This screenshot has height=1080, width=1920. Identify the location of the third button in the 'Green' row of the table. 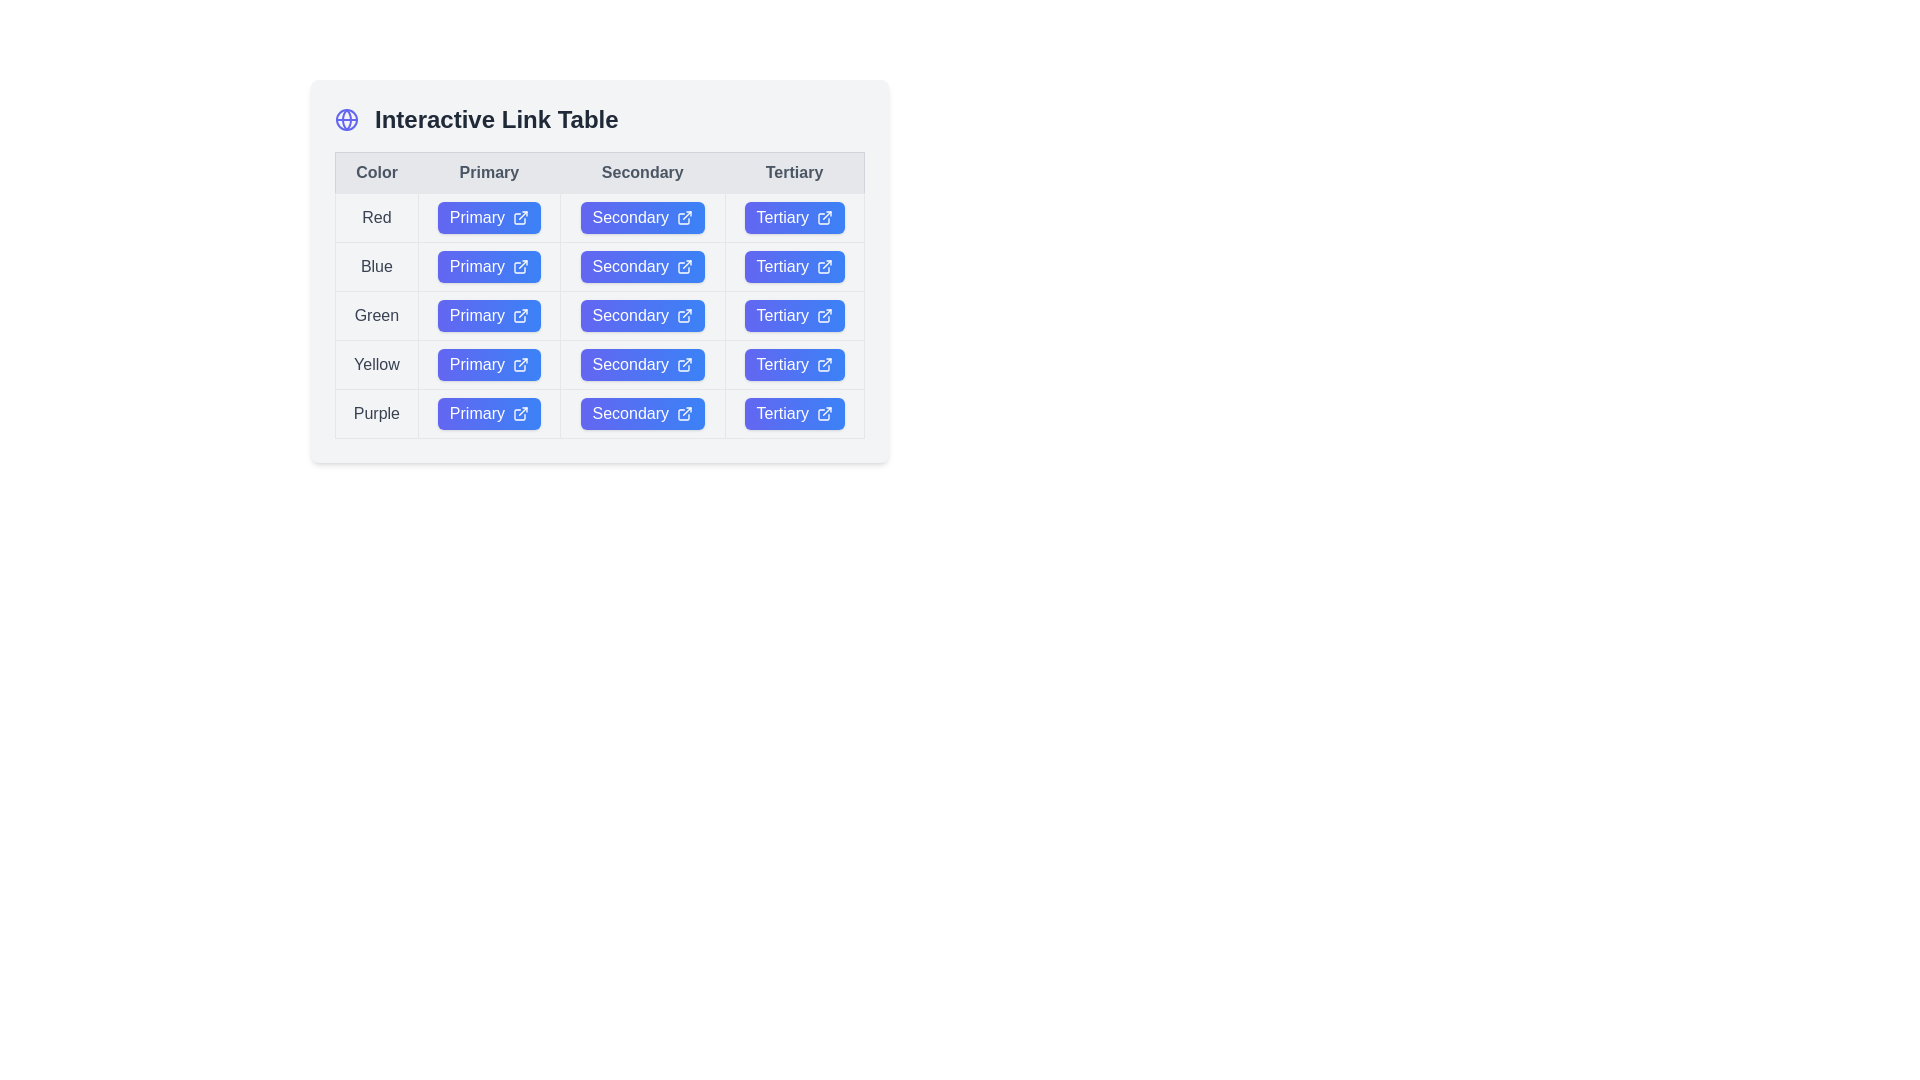
(793, 315).